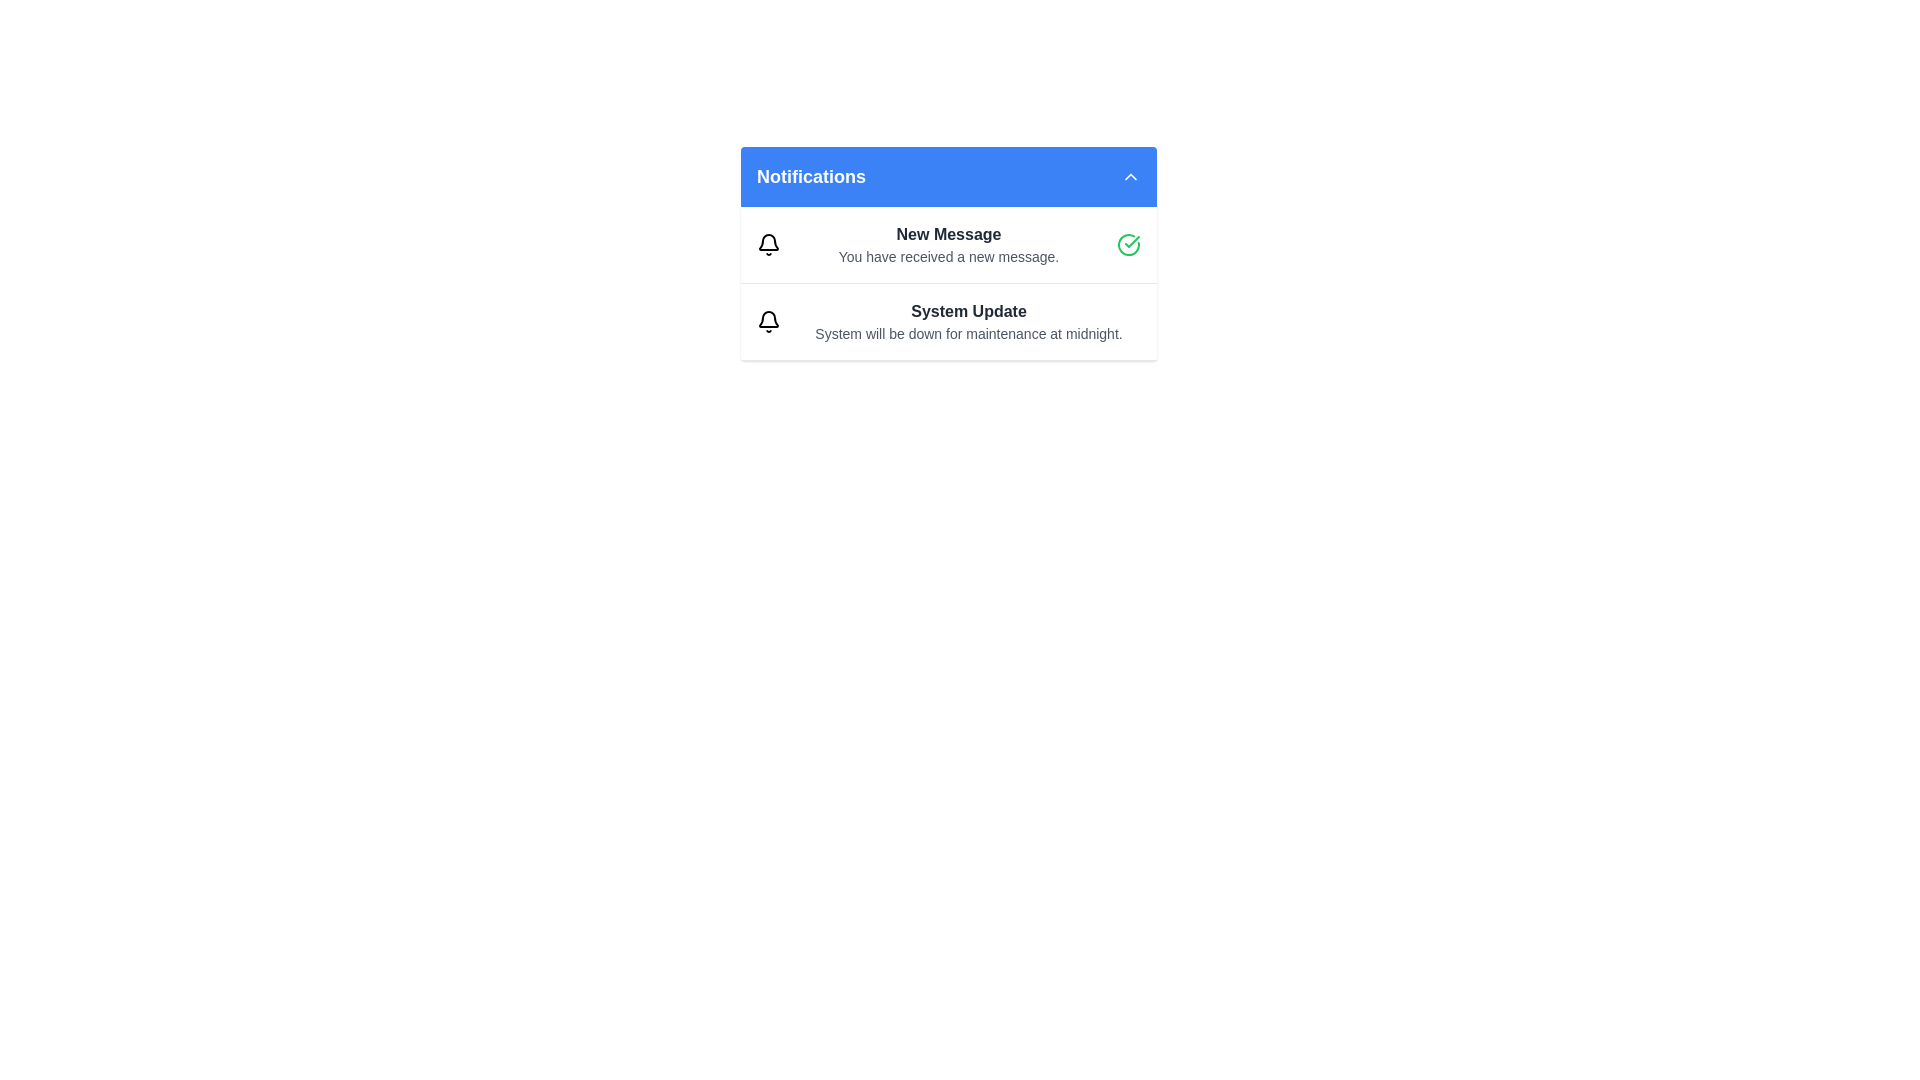 The image size is (1920, 1080). I want to click on the status indication of the circular icon with a green outline and a checkmark symbol, which is located next to the 'New Message' notification text in the notification dropdown, so click(1128, 244).